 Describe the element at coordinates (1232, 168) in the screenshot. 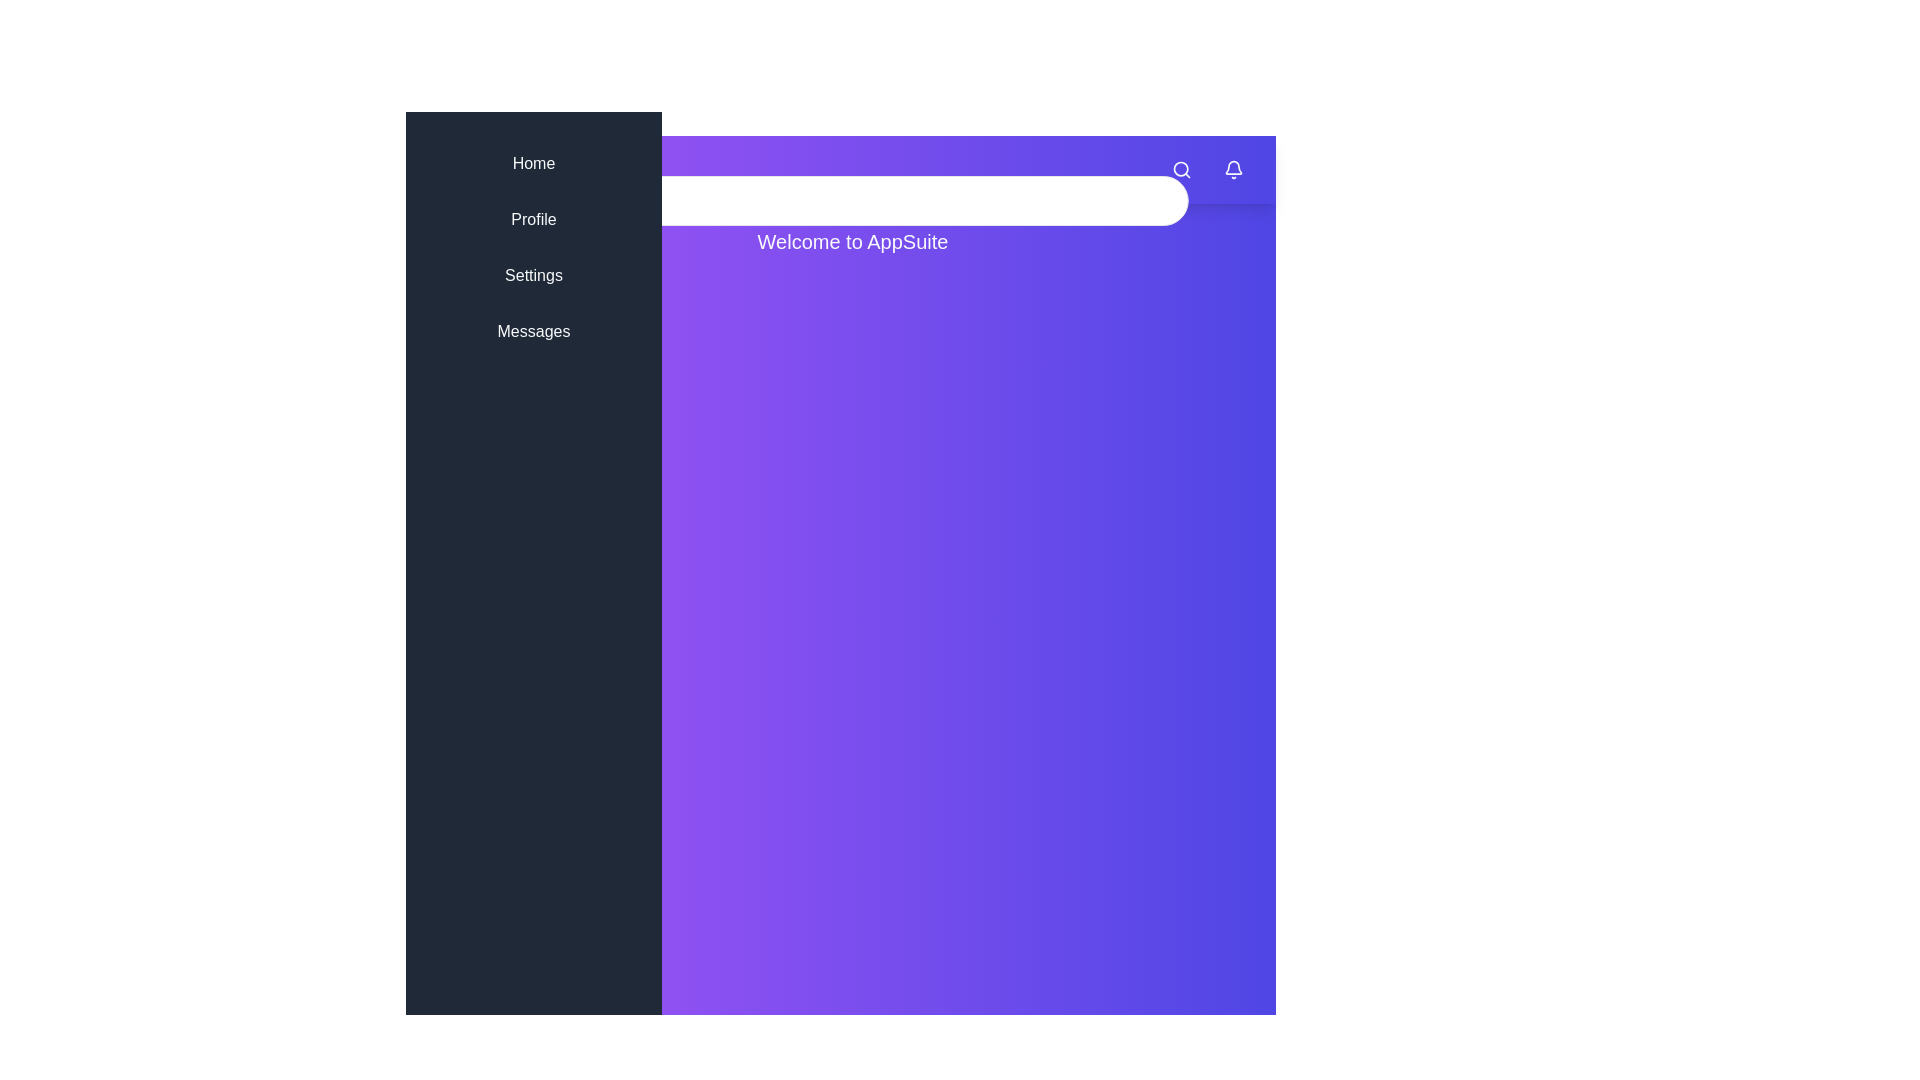

I see `the notification bell icon to interact with it` at that location.